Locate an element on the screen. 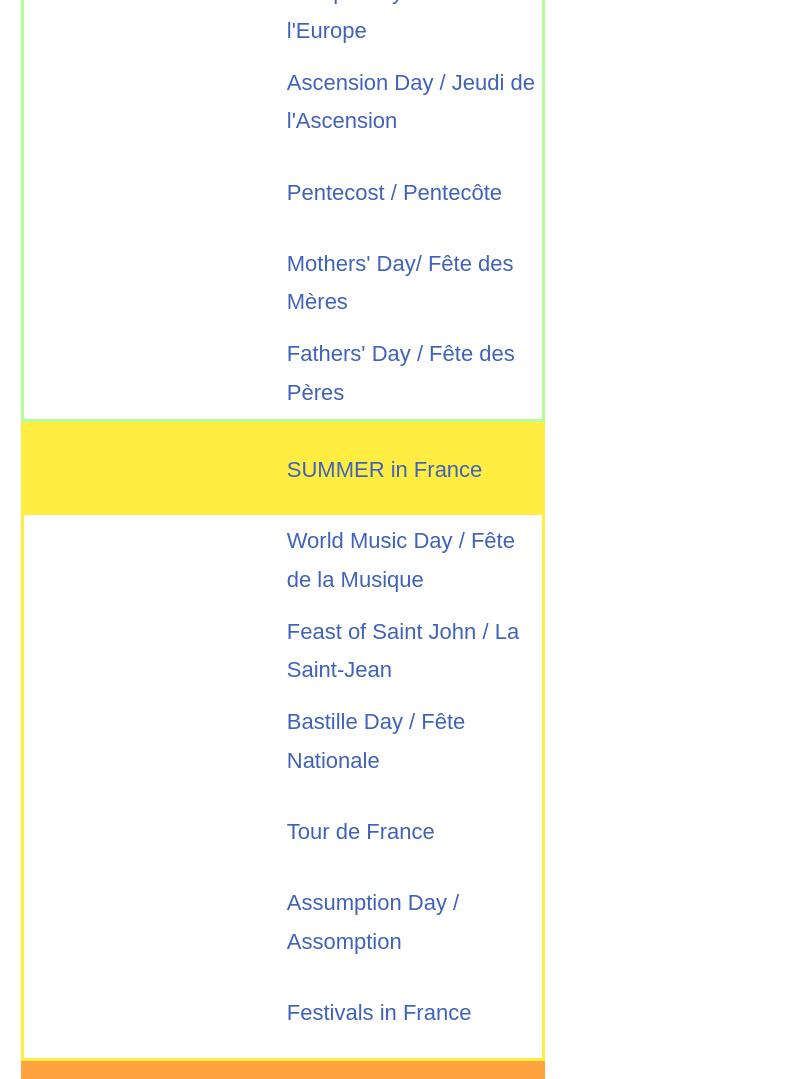 The width and height of the screenshot is (800, 1079). 'Assumption Day / Assomption' is located at coordinates (286, 921).